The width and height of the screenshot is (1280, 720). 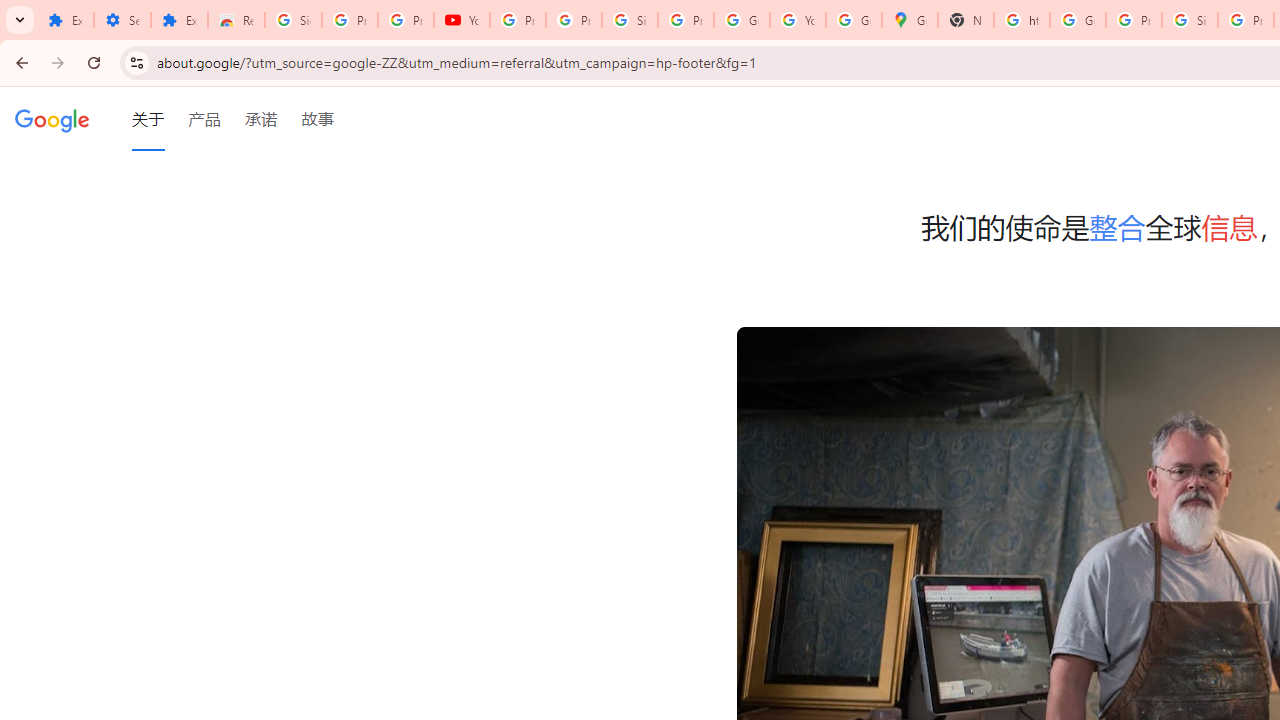 What do you see at coordinates (236, 20) in the screenshot?
I see `'Reviews: Helix Fruit Jump Arcade Game'` at bounding box center [236, 20].